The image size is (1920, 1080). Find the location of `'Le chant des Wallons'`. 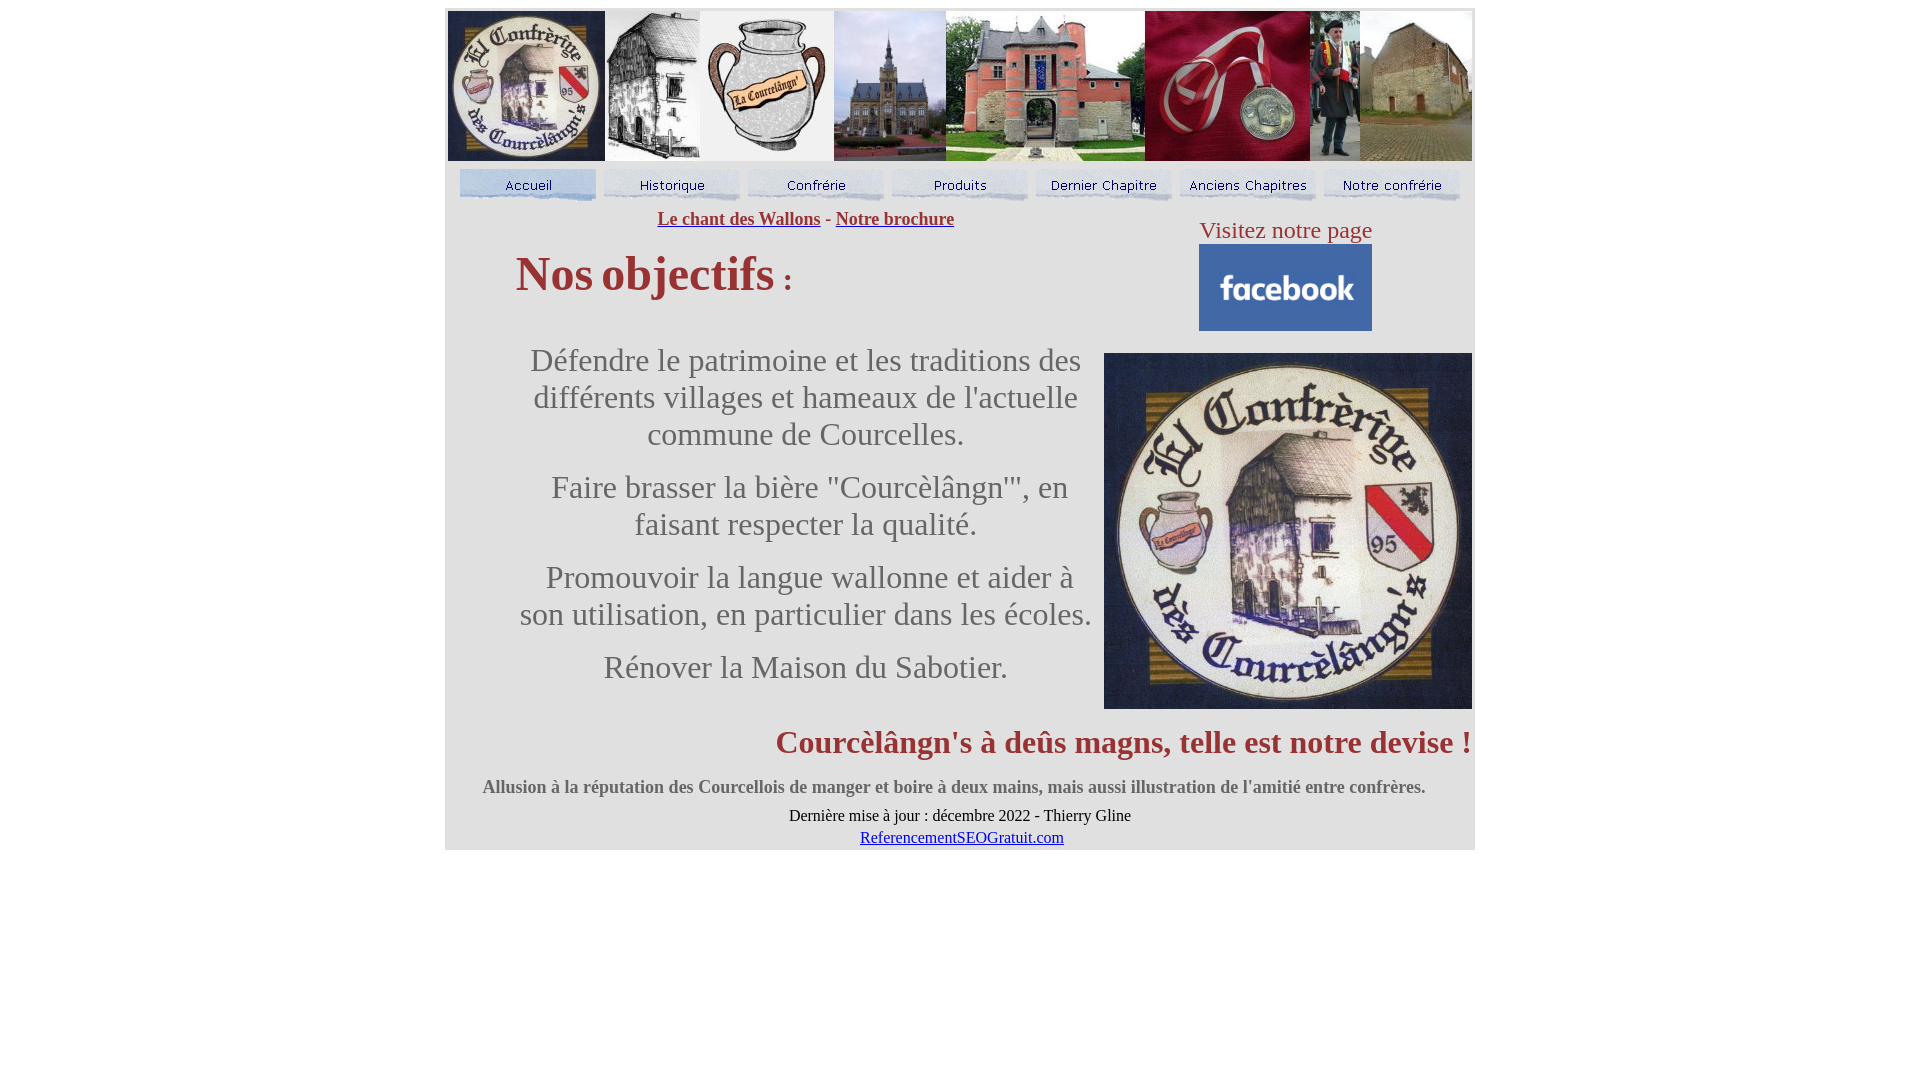

'Le chant des Wallons' is located at coordinates (657, 219).